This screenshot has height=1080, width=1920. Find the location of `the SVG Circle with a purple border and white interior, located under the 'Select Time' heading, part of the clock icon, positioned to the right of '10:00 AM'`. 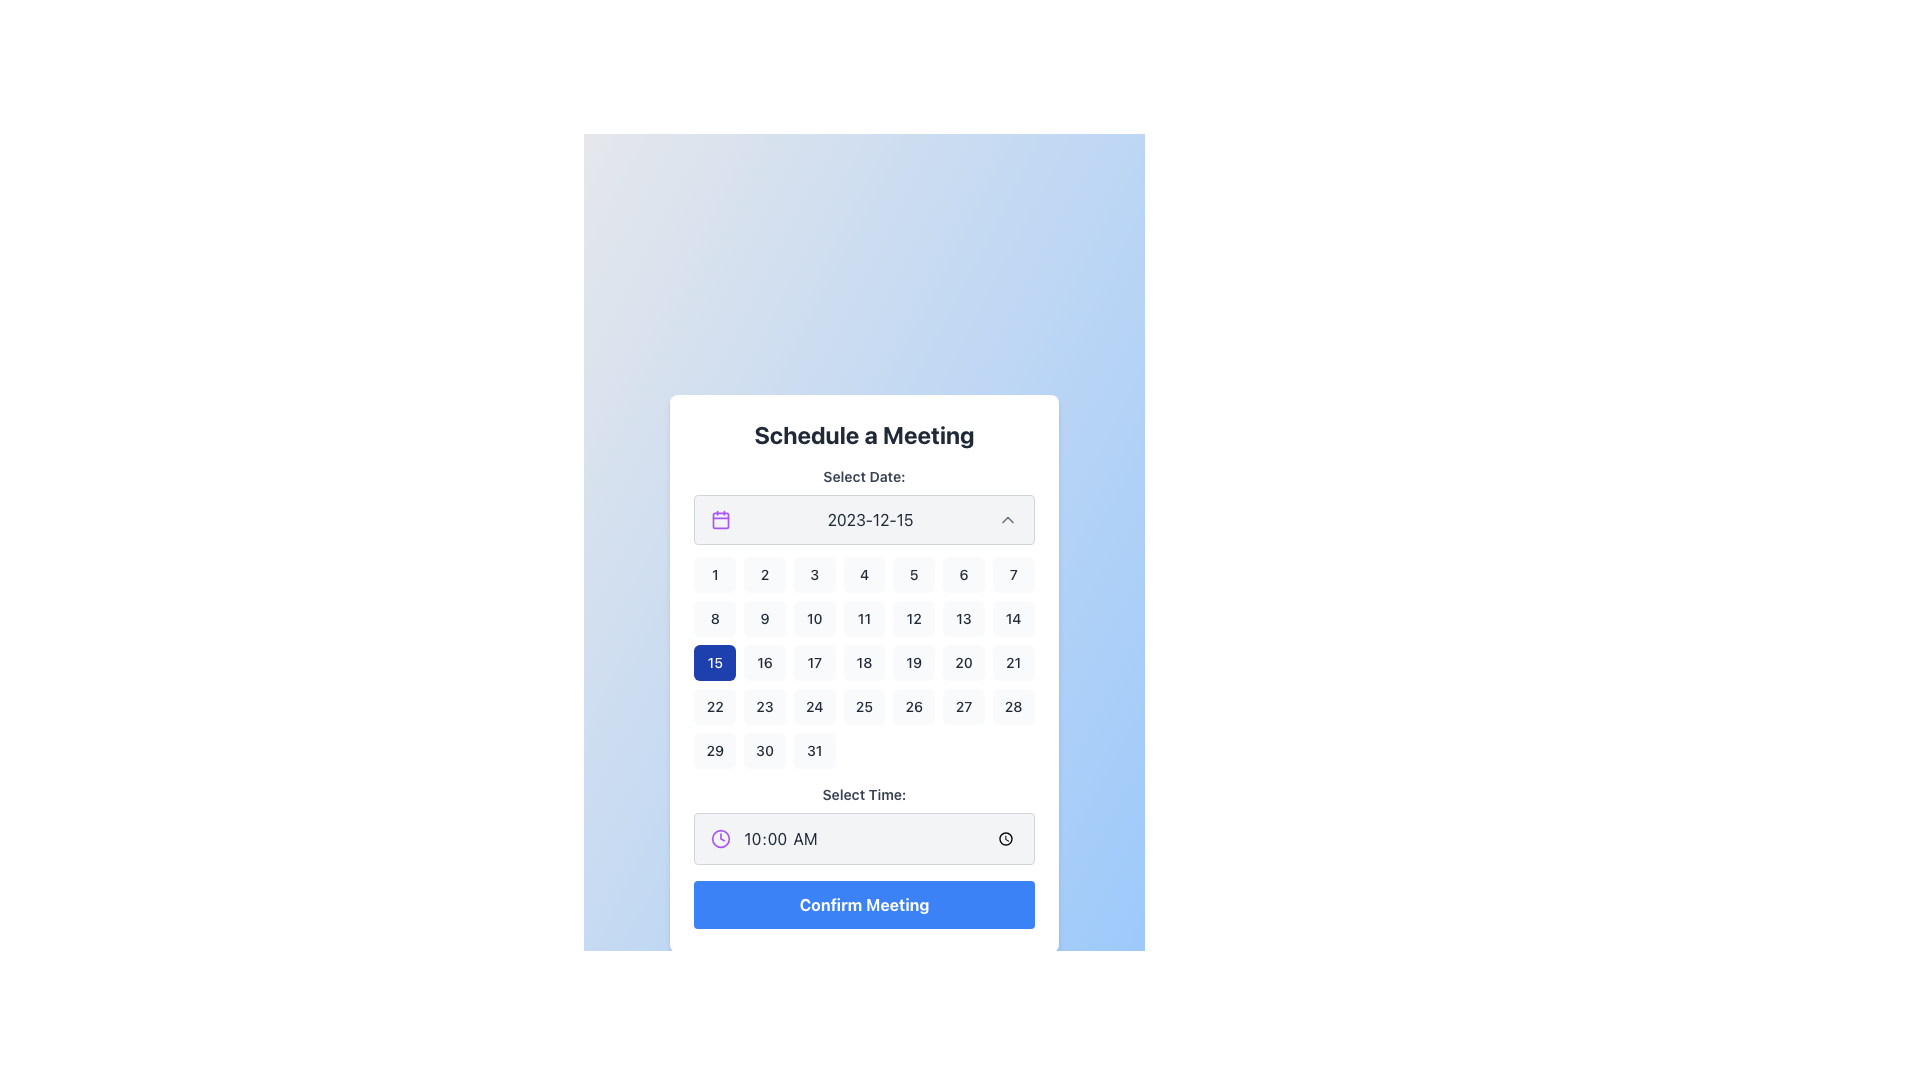

the SVG Circle with a purple border and white interior, located under the 'Select Time' heading, part of the clock icon, positioned to the right of '10:00 AM' is located at coordinates (720, 839).